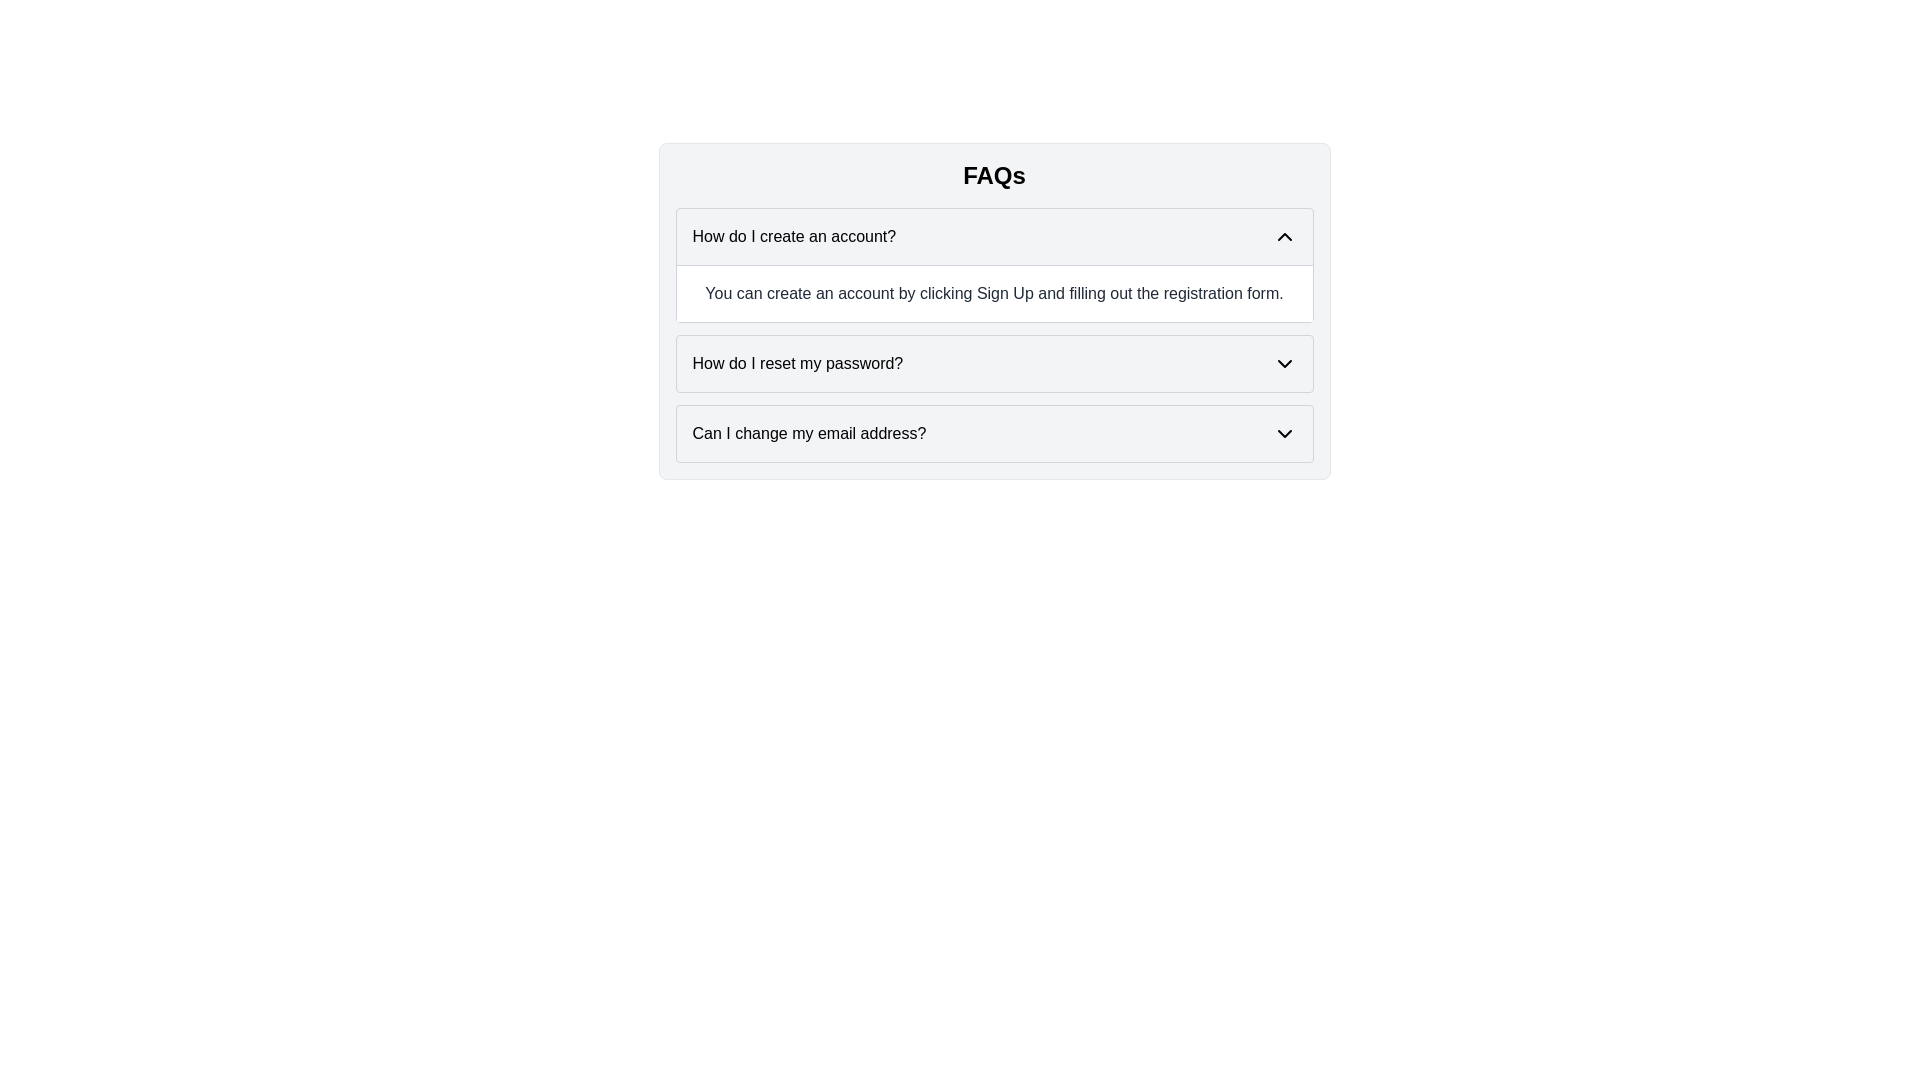 Image resolution: width=1920 pixels, height=1080 pixels. What do you see at coordinates (994, 311) in the screenshot?
I see `the FAQ section, which is a white box with a gray border and rounded corners containing the header 'FAQs'` at bounding box center [994, 311].